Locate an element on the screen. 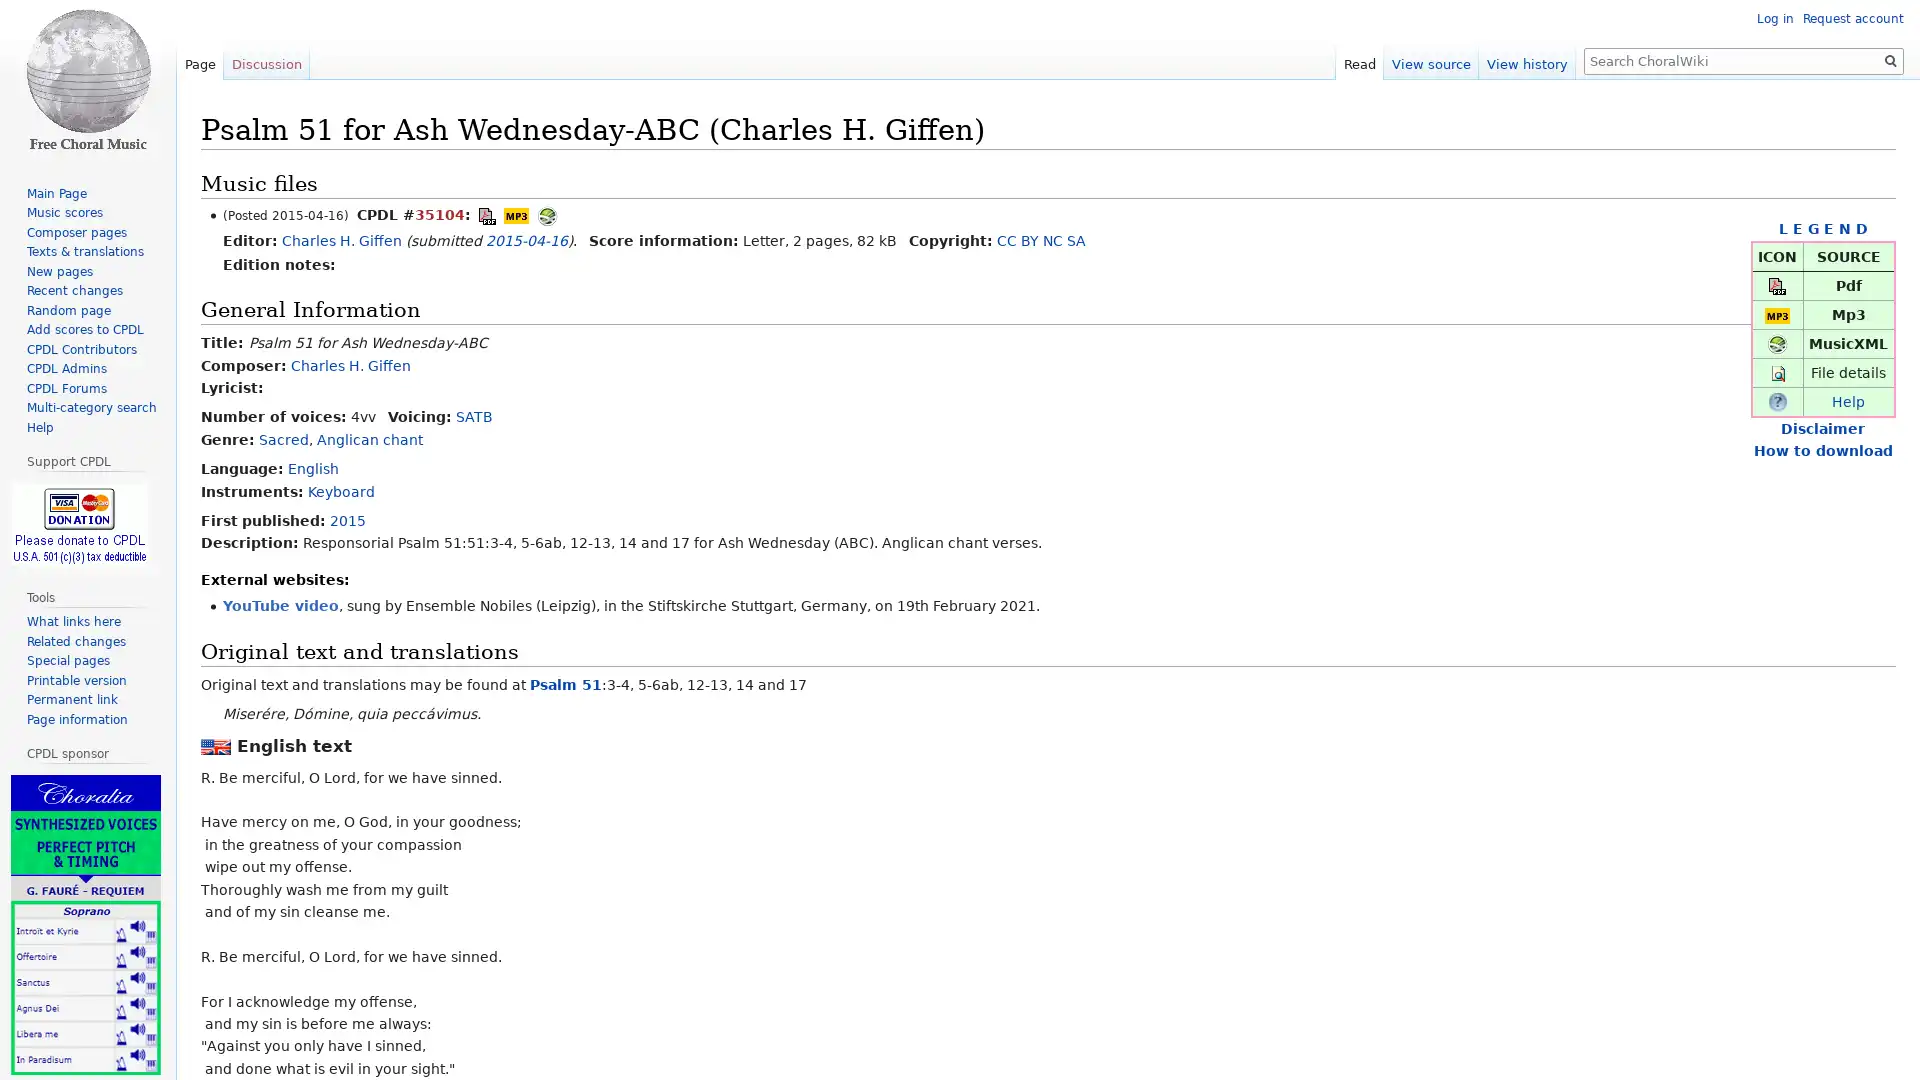 Image resolution: width=1920 pixels, height=1080 pixels. Search is located at coordinates (1890, 60).